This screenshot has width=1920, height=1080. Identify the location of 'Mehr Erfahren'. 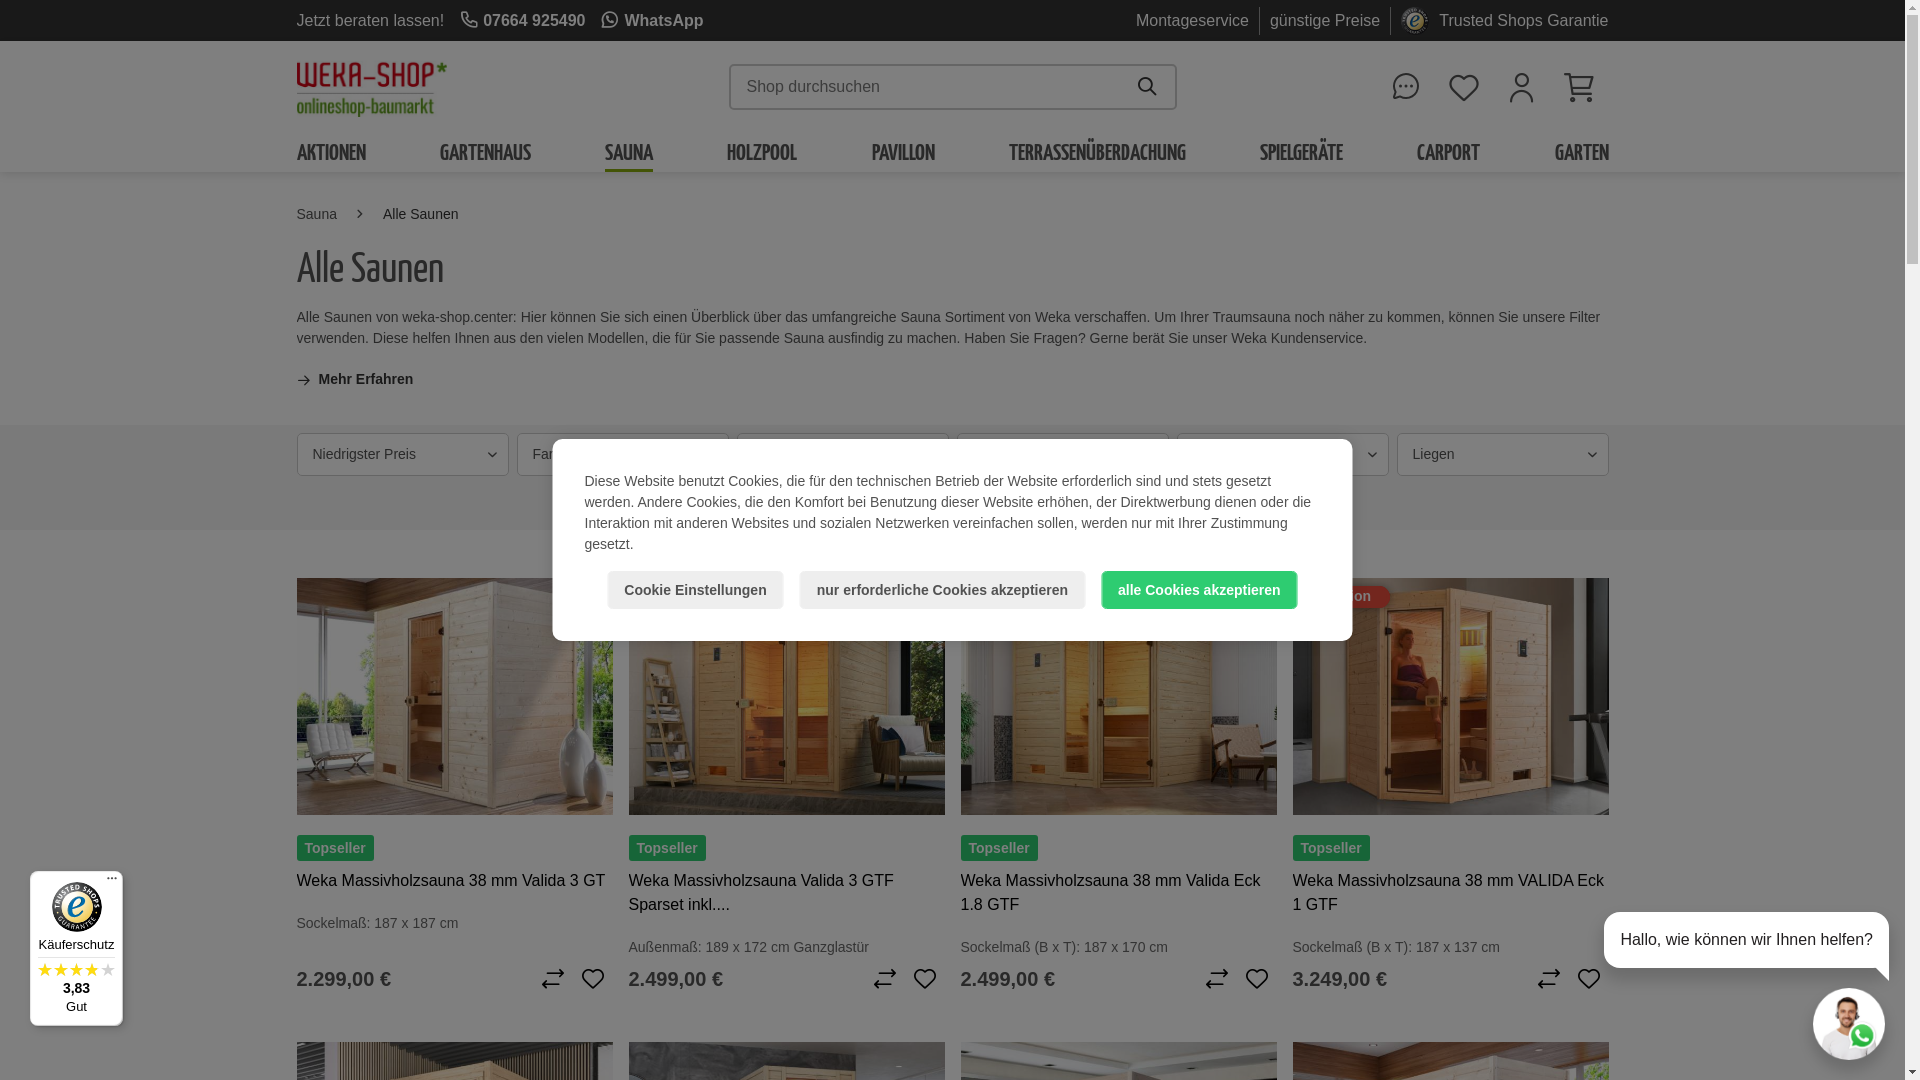
(354, 379).